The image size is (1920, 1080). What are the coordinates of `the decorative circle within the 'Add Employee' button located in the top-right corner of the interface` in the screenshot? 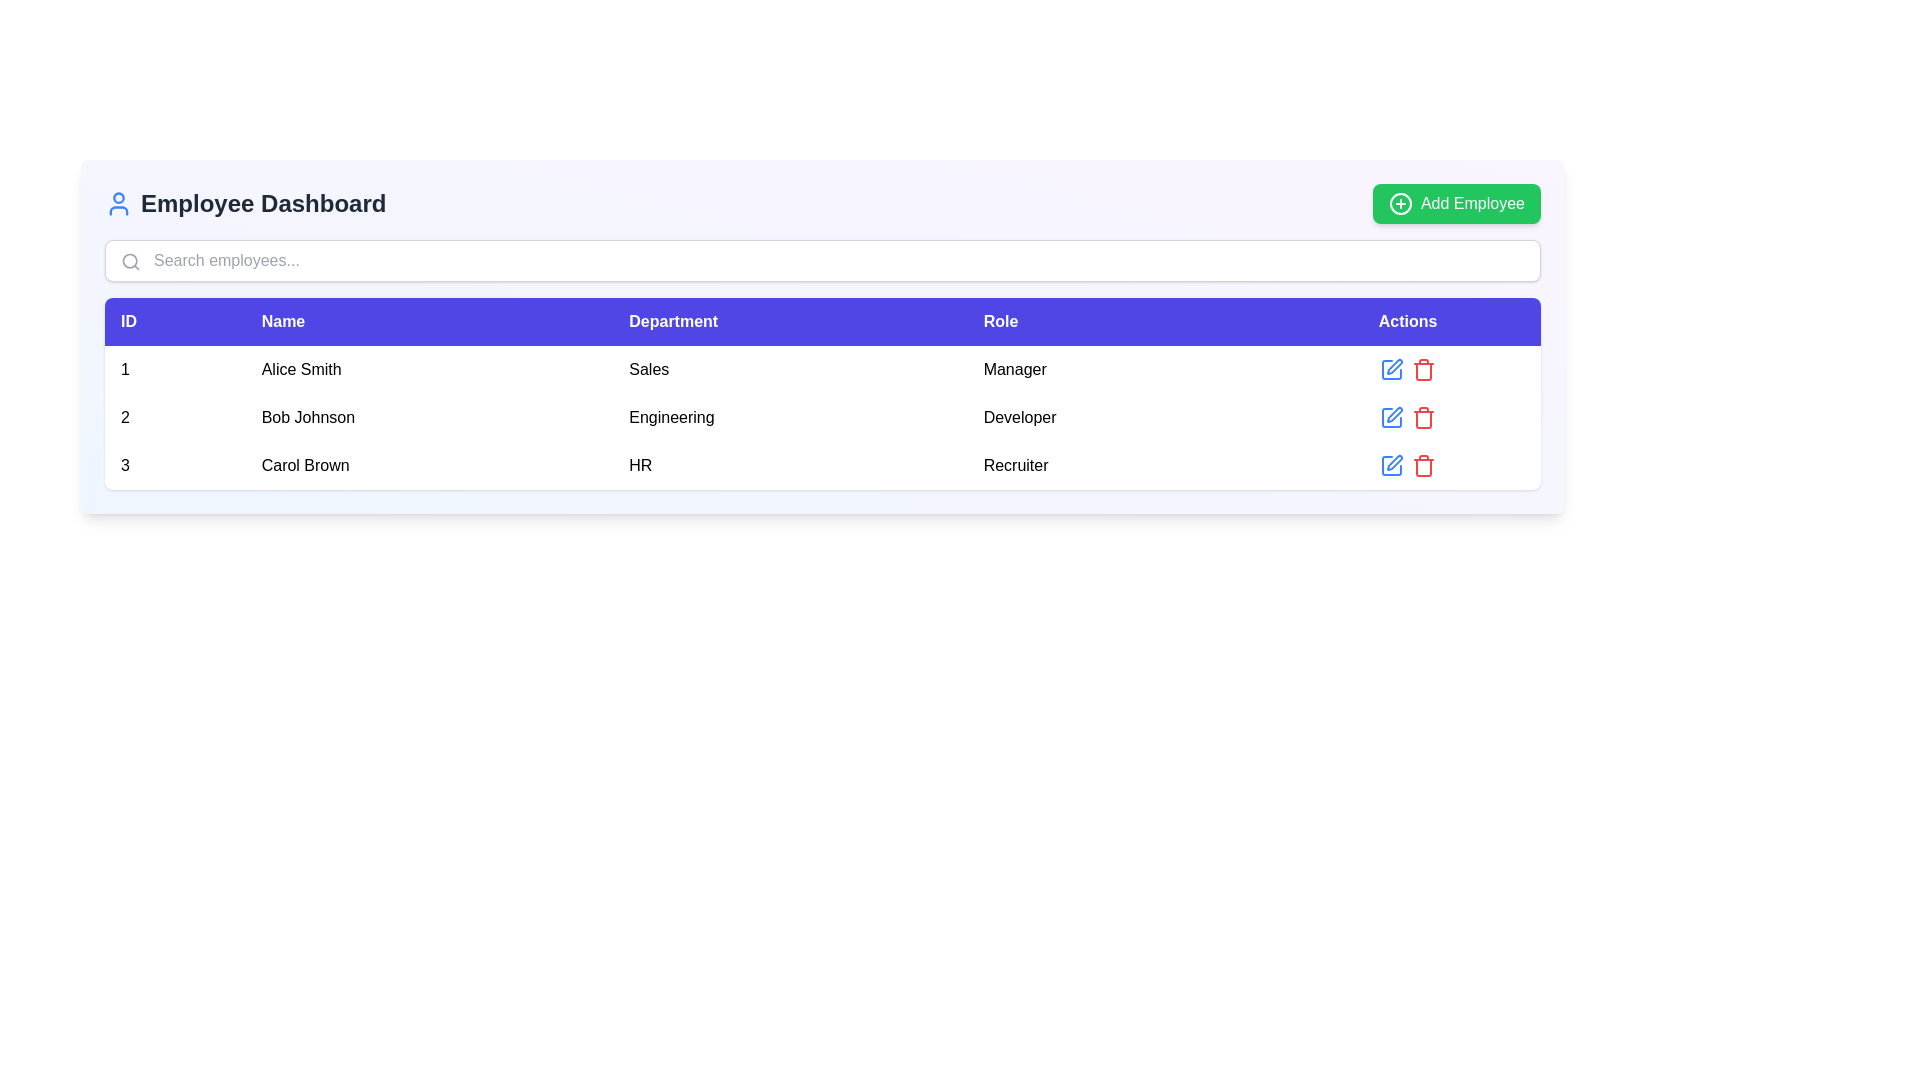 It's located at (1400, 204).